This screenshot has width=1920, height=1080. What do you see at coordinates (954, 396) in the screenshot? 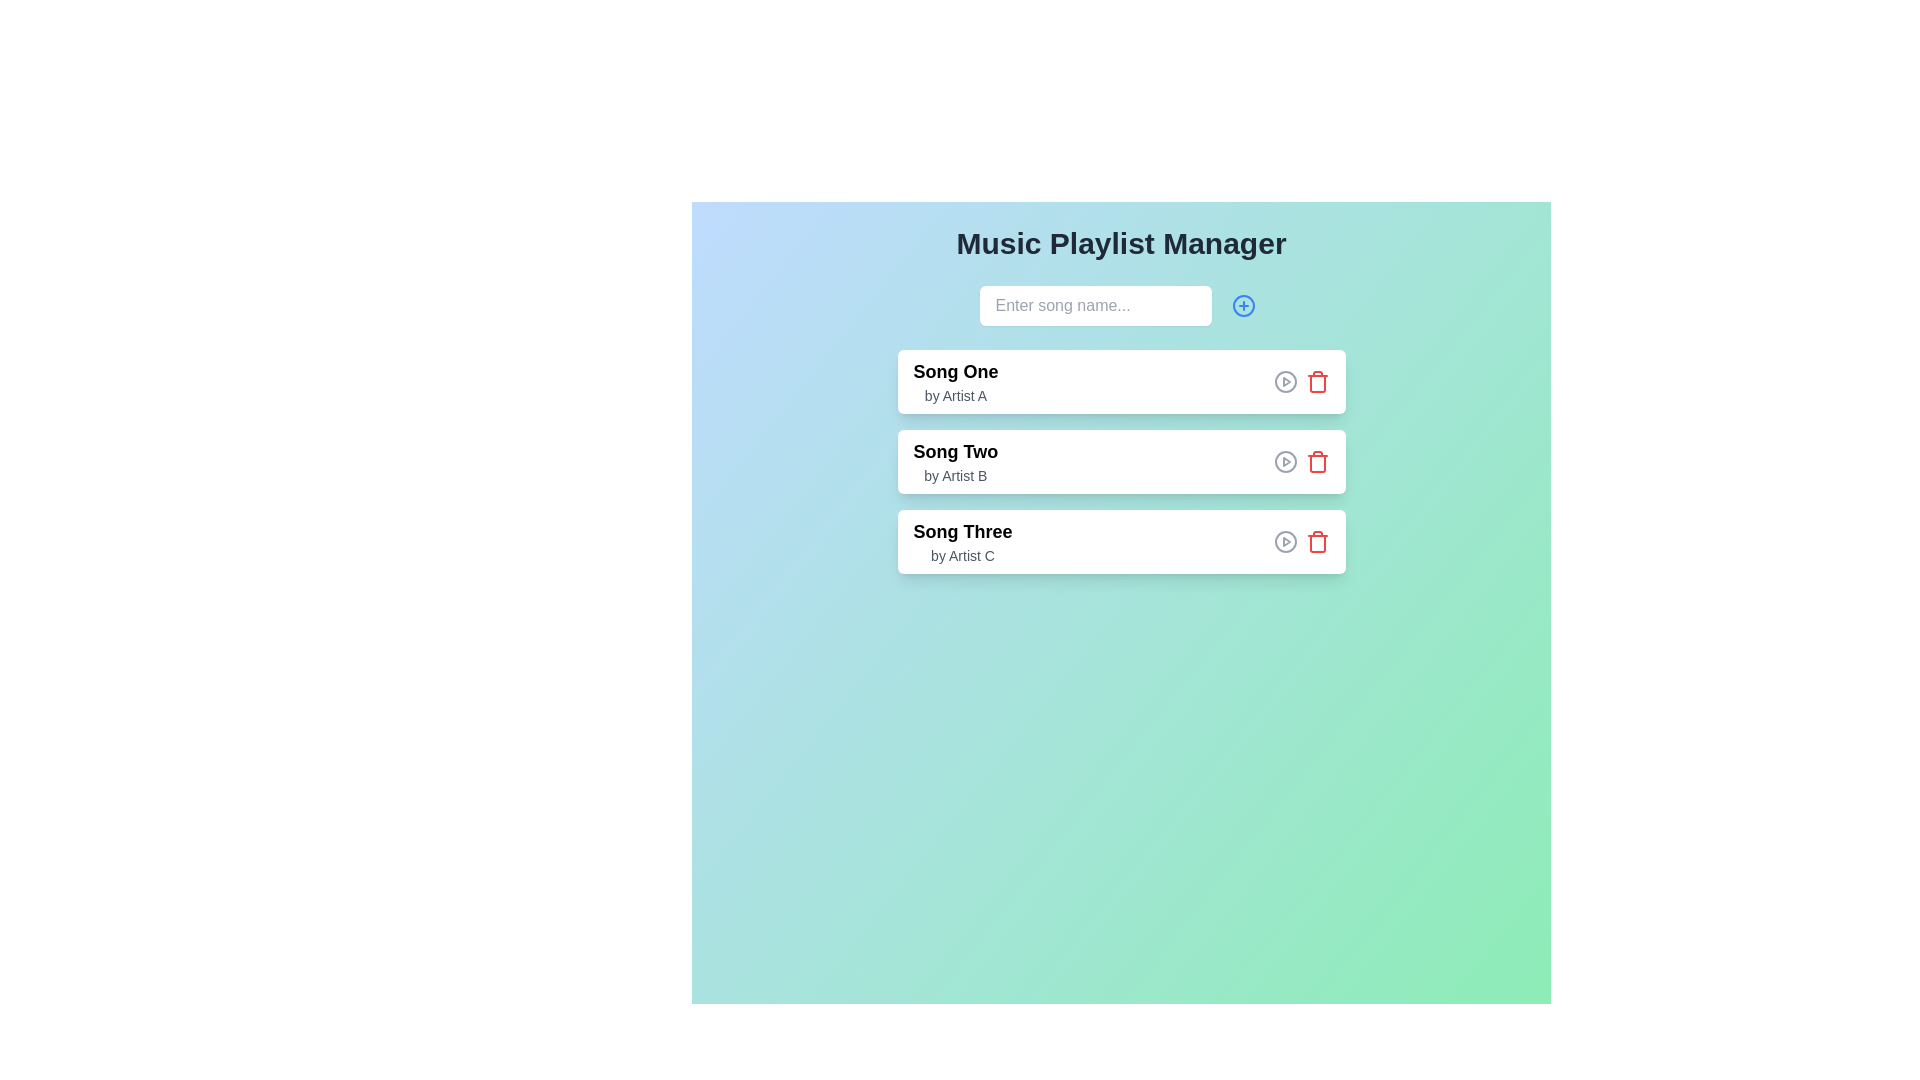
I see `the text label that reads 'by Artist A', styled in a smaller gray font, positioned beneath 'Song One' in the Music Playlist Manager interface` at bounding box center [954, 396].